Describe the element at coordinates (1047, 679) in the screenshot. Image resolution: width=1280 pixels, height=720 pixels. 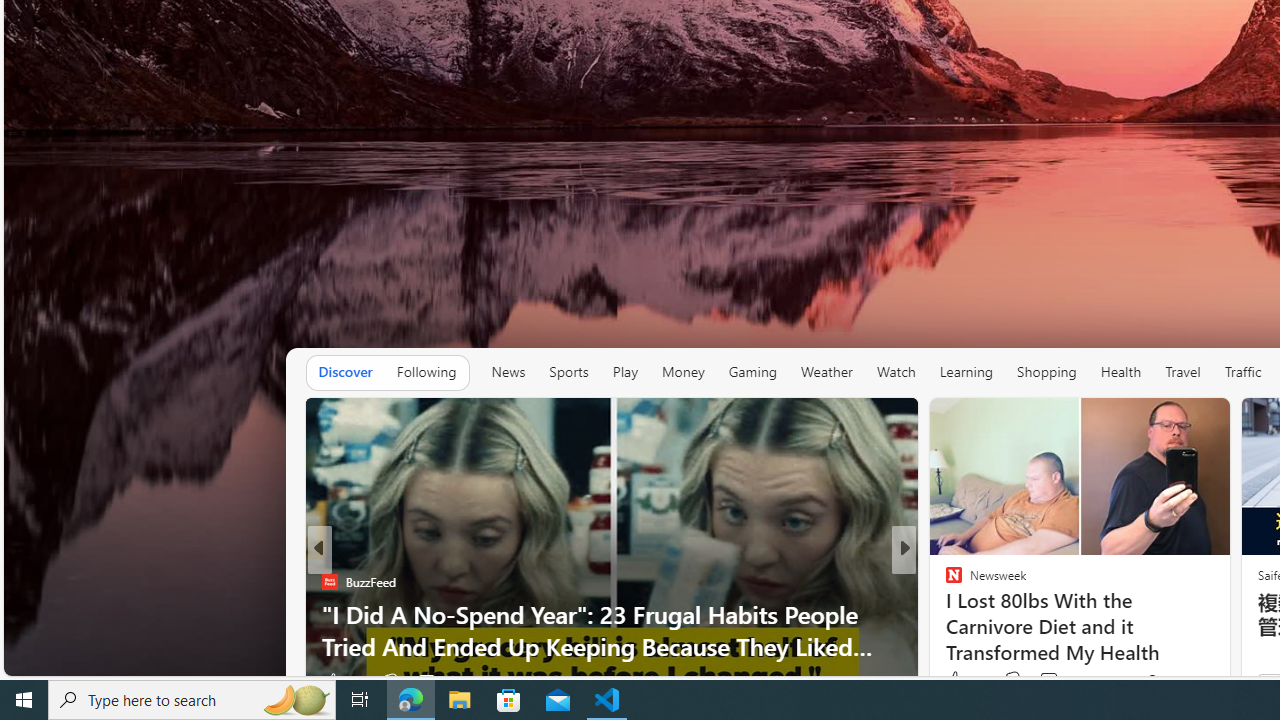
I see `'View comments 73 Comment'` at that location.